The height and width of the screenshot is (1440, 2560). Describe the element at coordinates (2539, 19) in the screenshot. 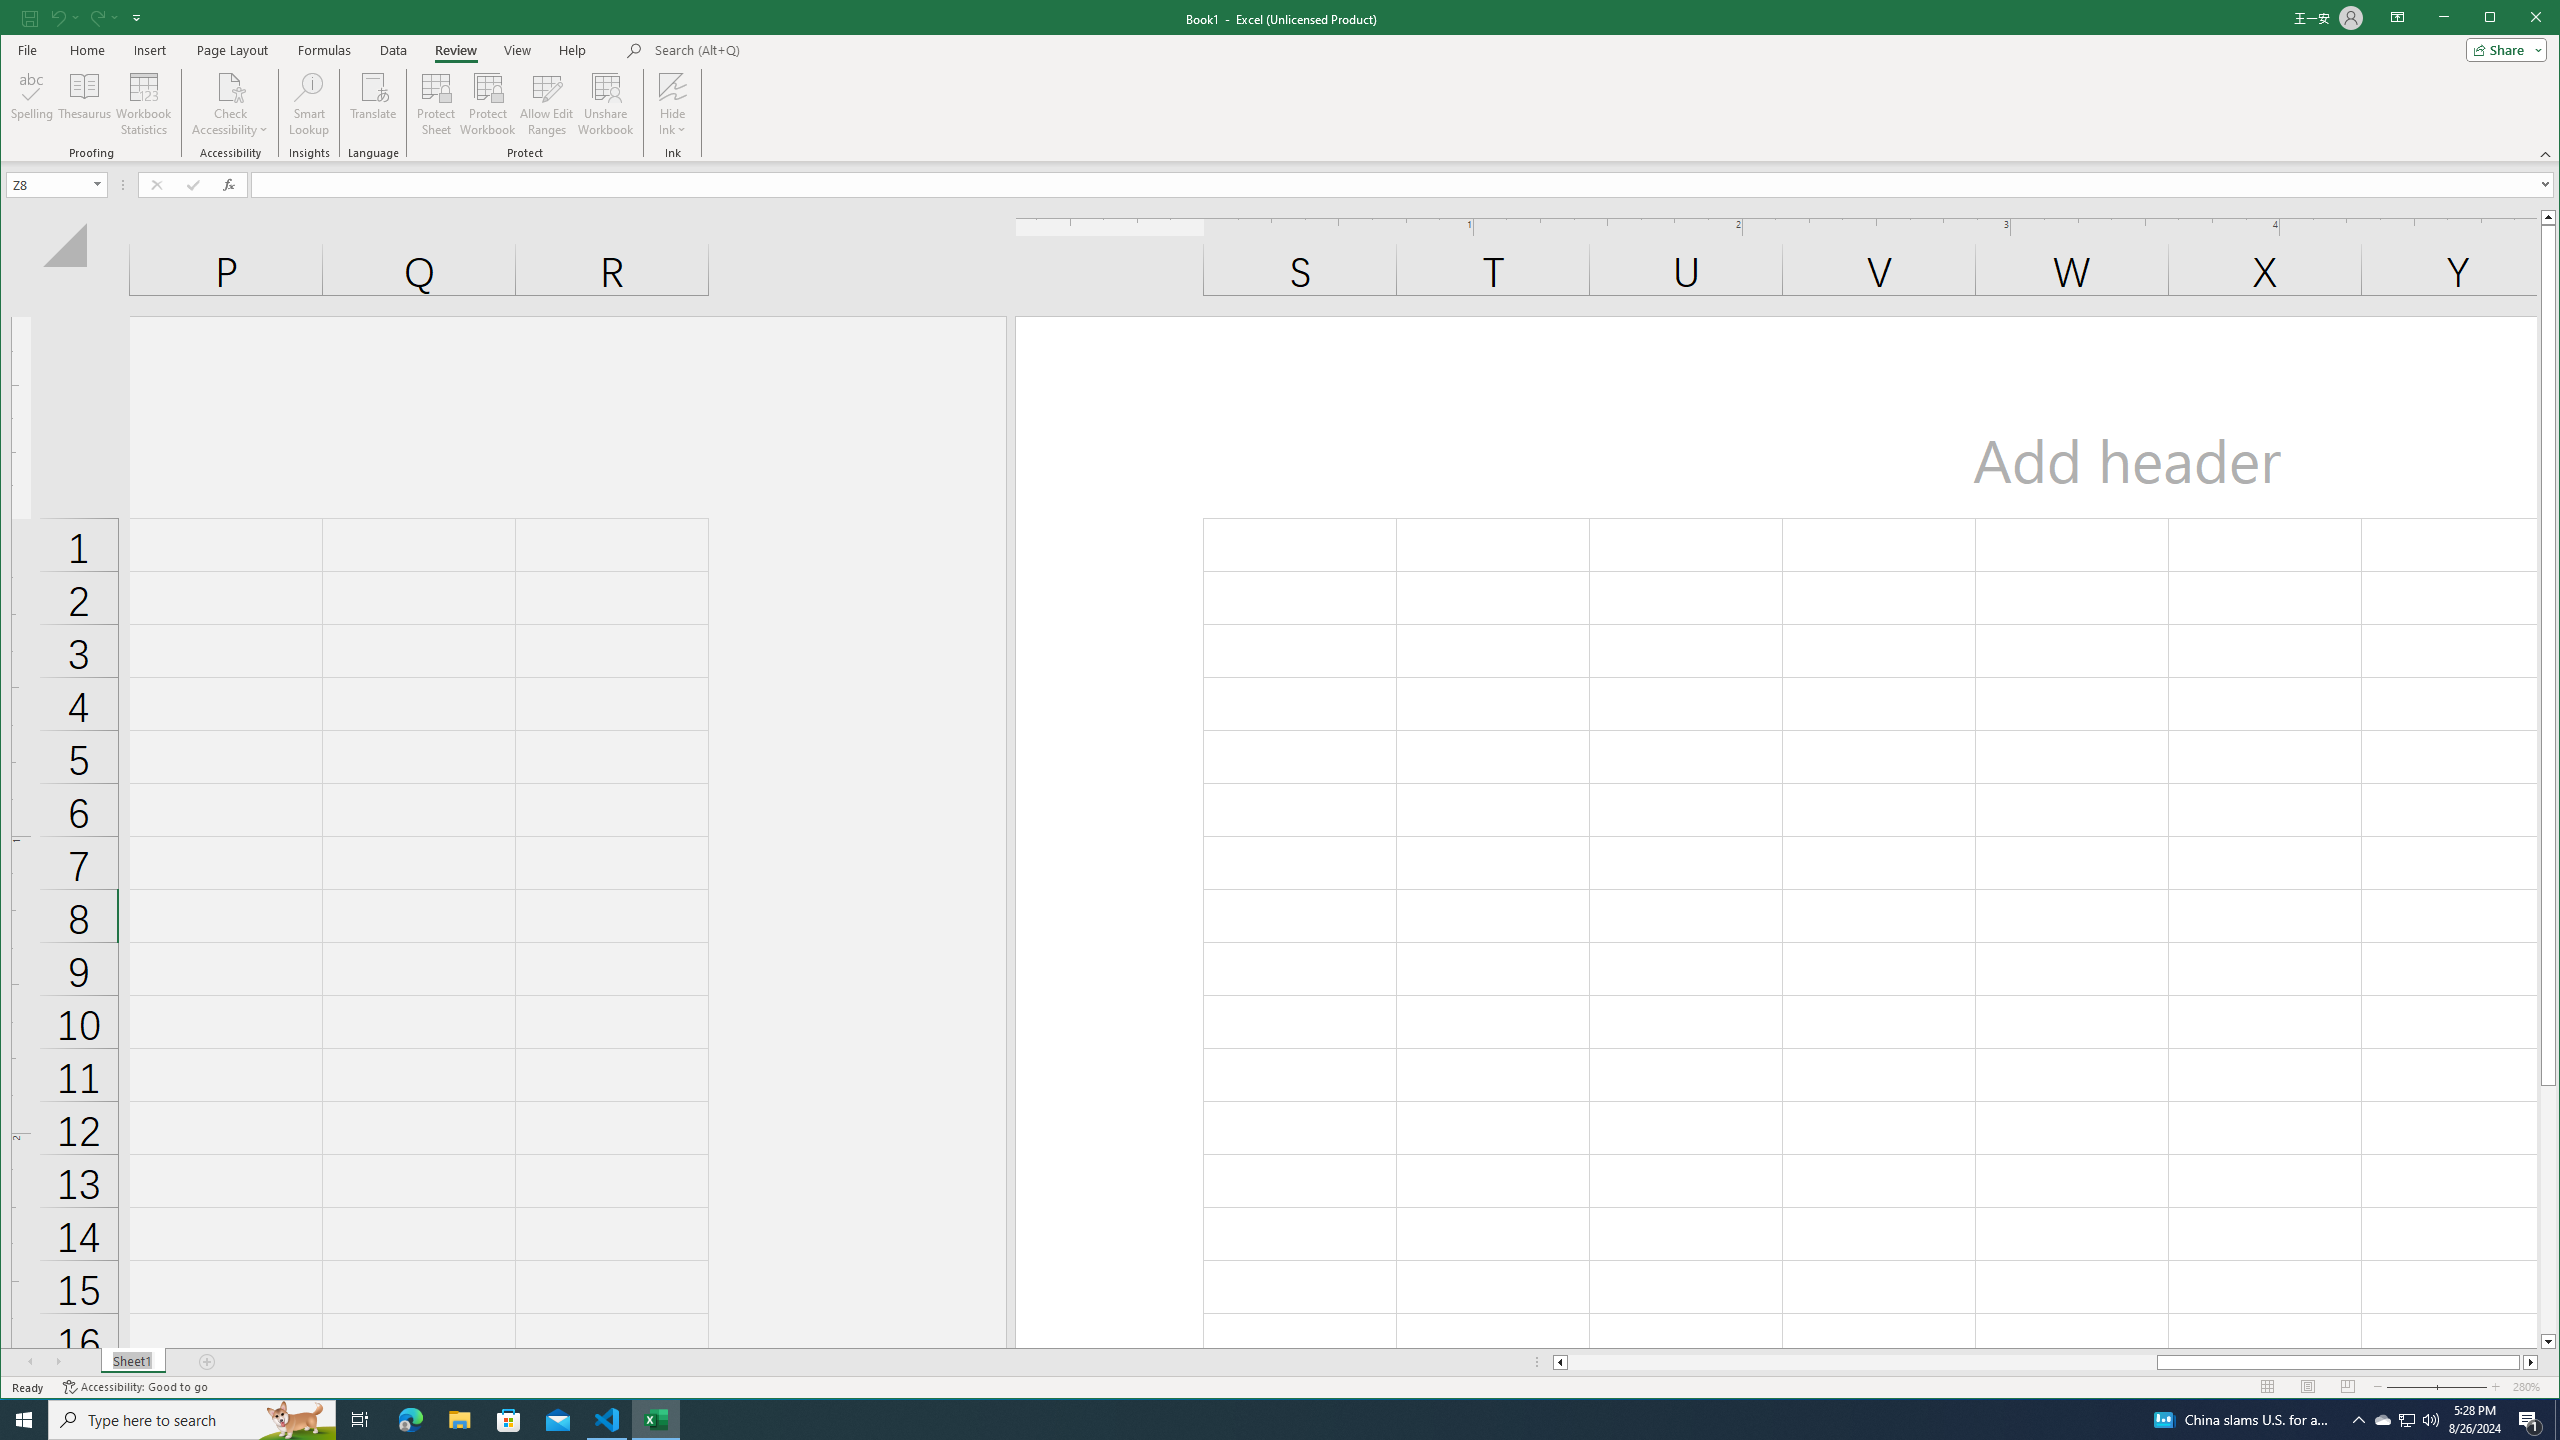

I see `'Close'` at that location.